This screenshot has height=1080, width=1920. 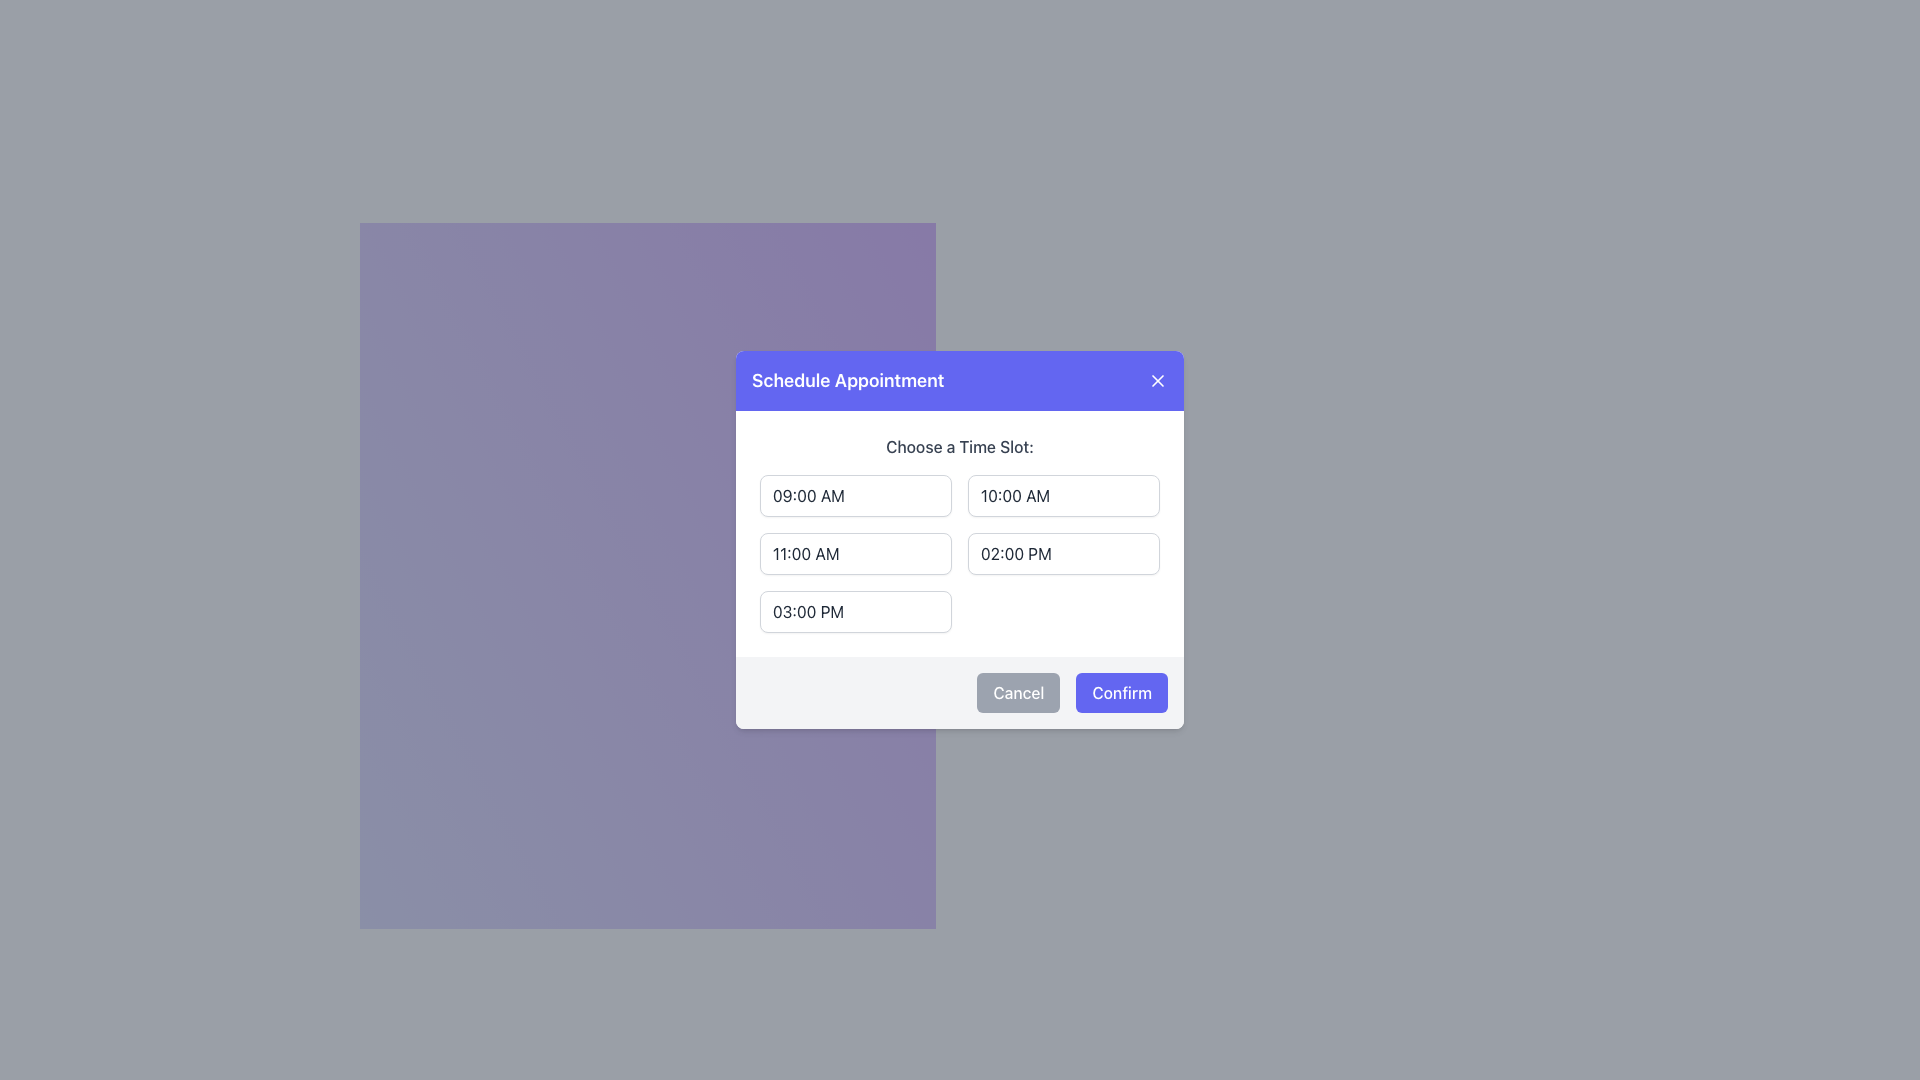 What do you see at coordinates (1015, 495) in the screenshot?
I see `the text display element showing '10:00 AM' within the 'Schedule Appointment' modal, which is visually distinct with a white rectangular box and light gray border` at bounding box center [1015, 495].